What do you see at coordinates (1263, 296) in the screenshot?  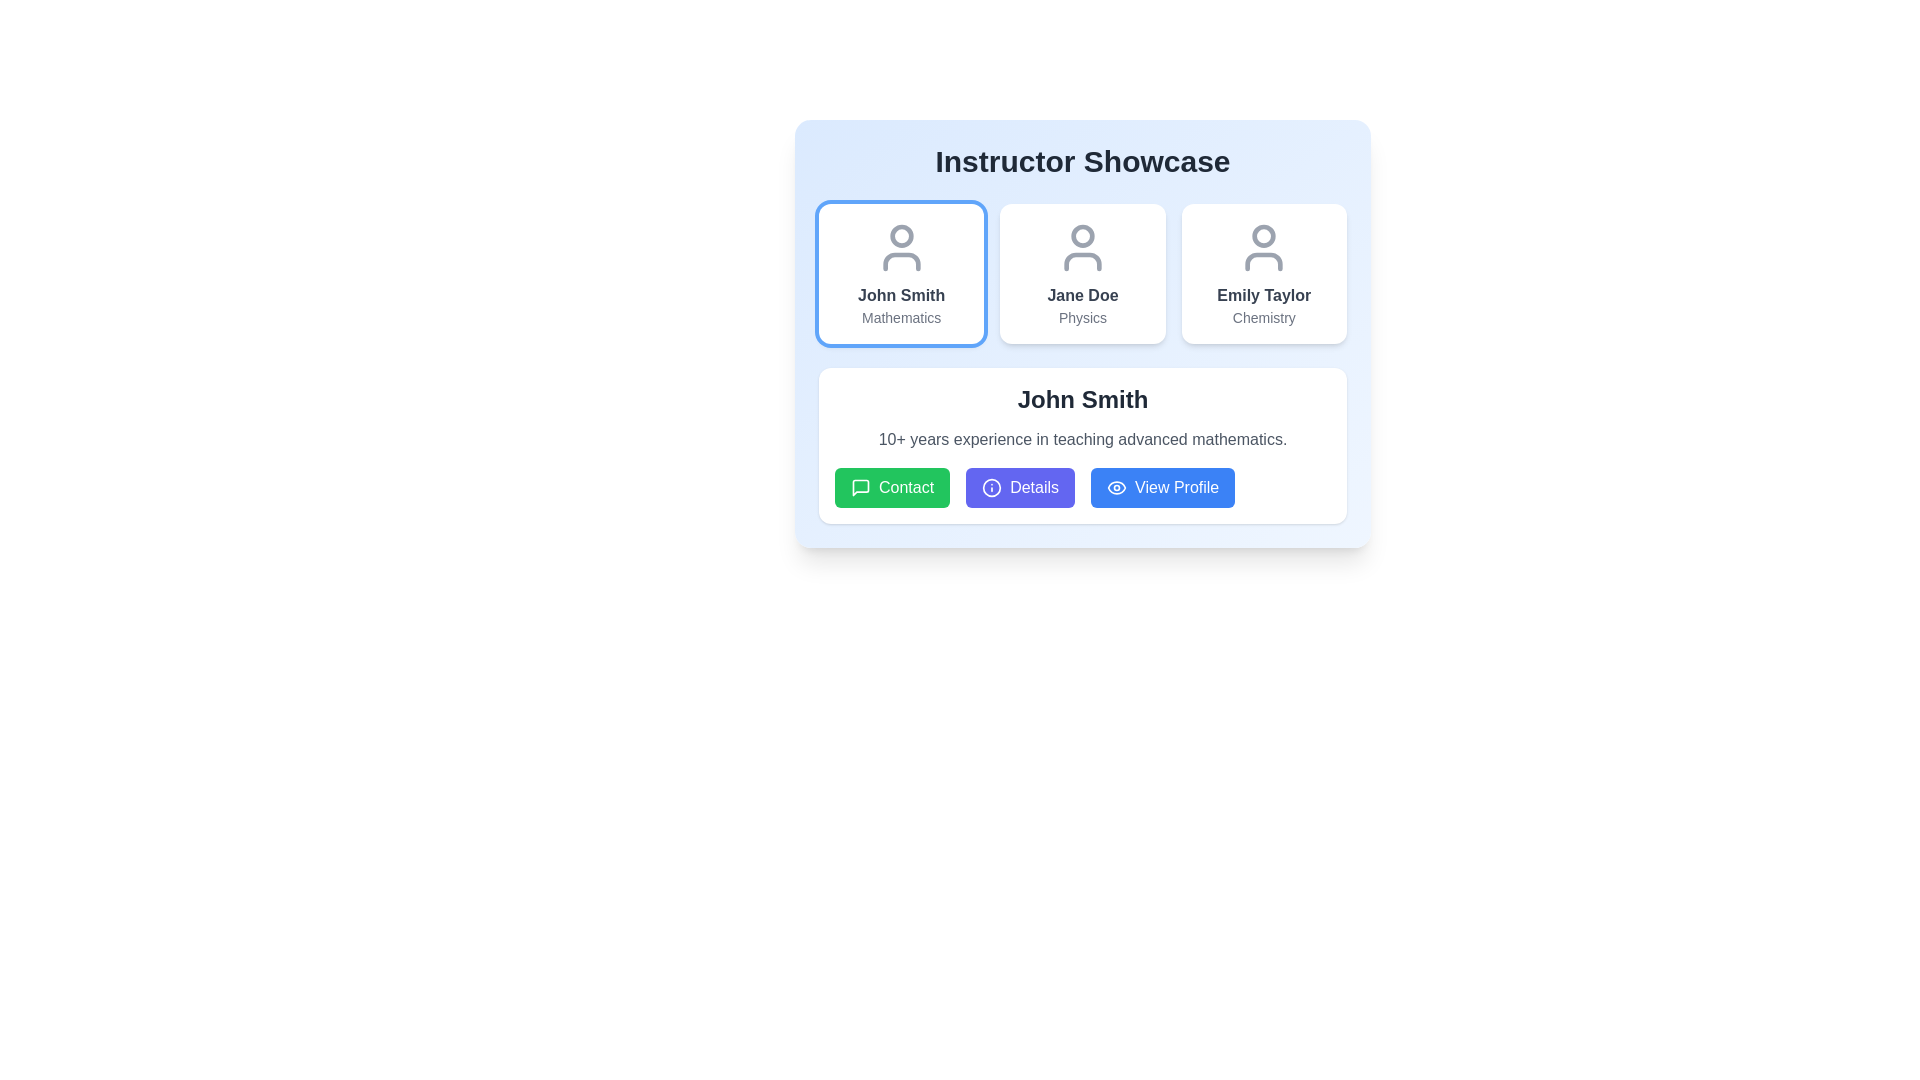 I see `text content of the Label displaying 'Emily Taylor', which is styled in bold and dark gray, located in the center of the card component, below the user icon and above 'Chemistry'` at bounding box center [1263, 296].